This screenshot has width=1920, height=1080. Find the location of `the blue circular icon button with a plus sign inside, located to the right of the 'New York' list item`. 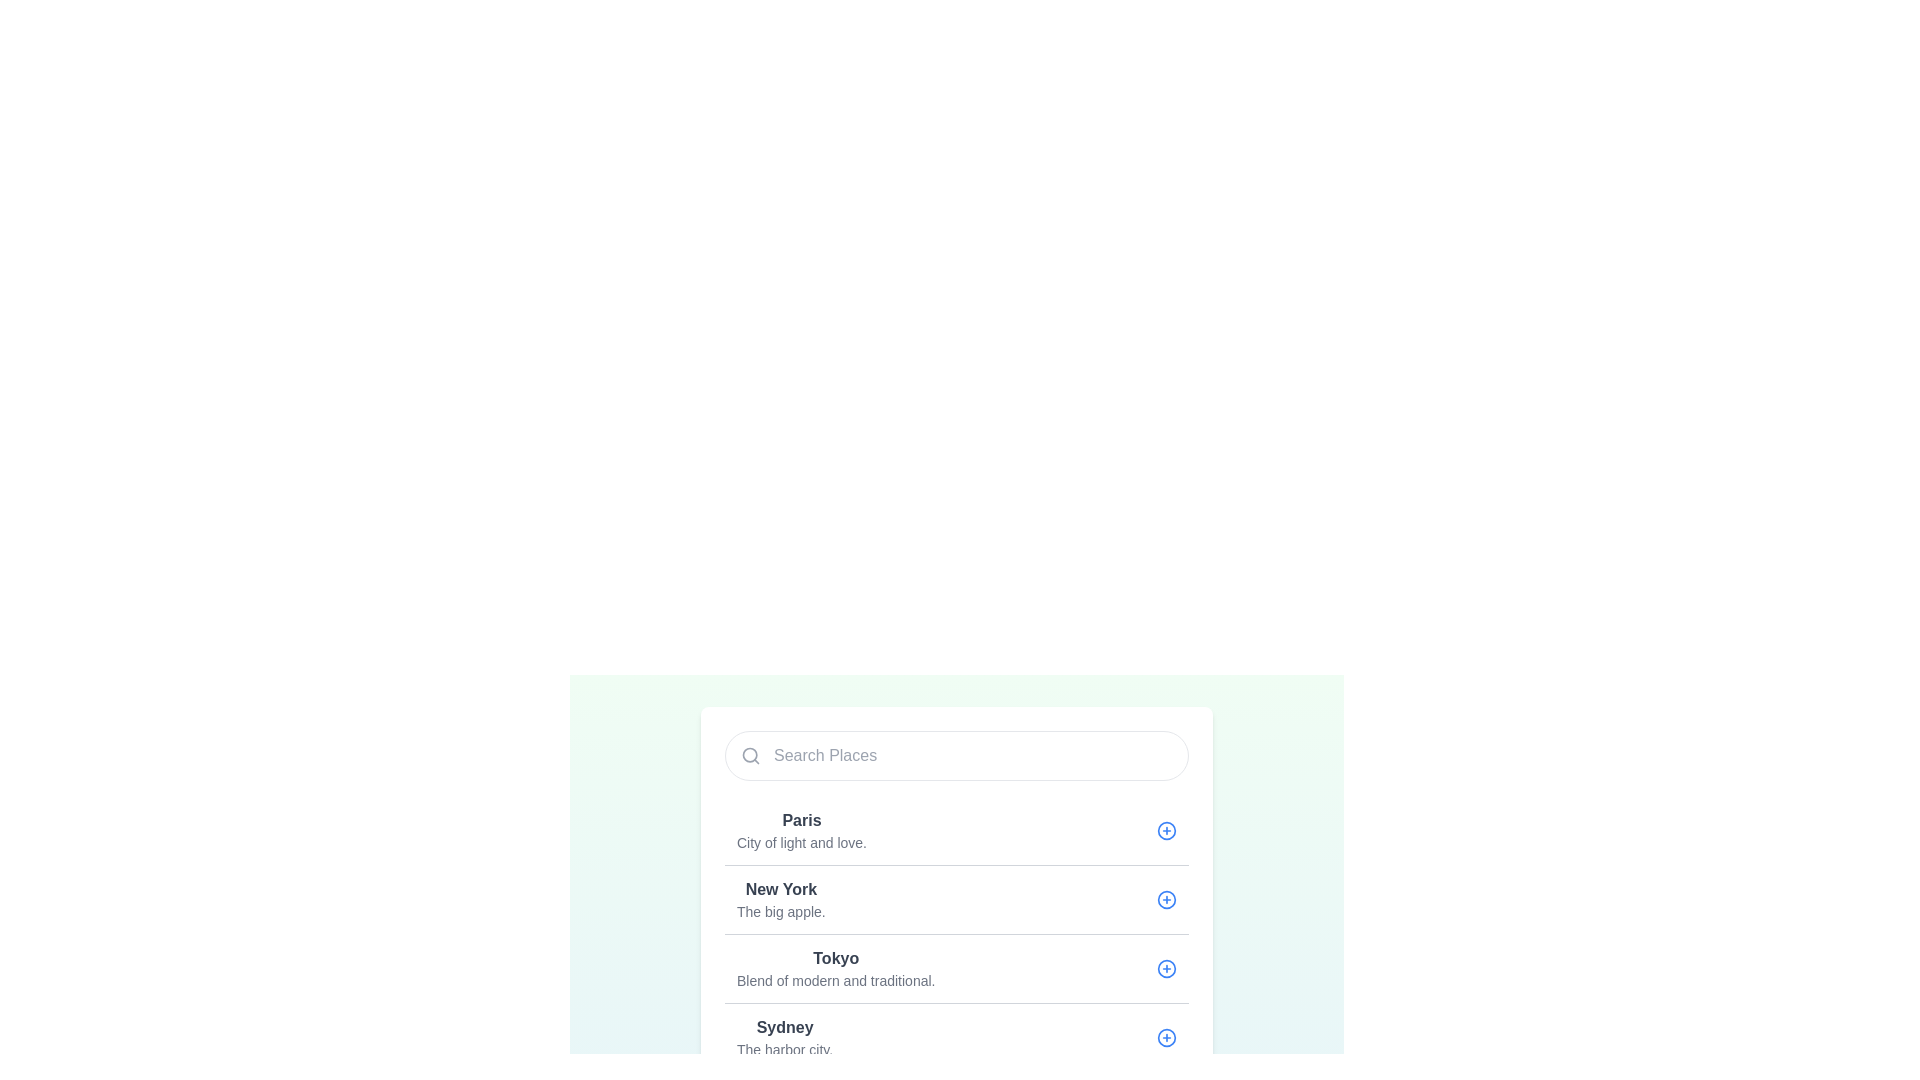

the blue circular icon button with a plus sign inside, located to the right of the 'New York' list item is located at coordinates (1166, 898).